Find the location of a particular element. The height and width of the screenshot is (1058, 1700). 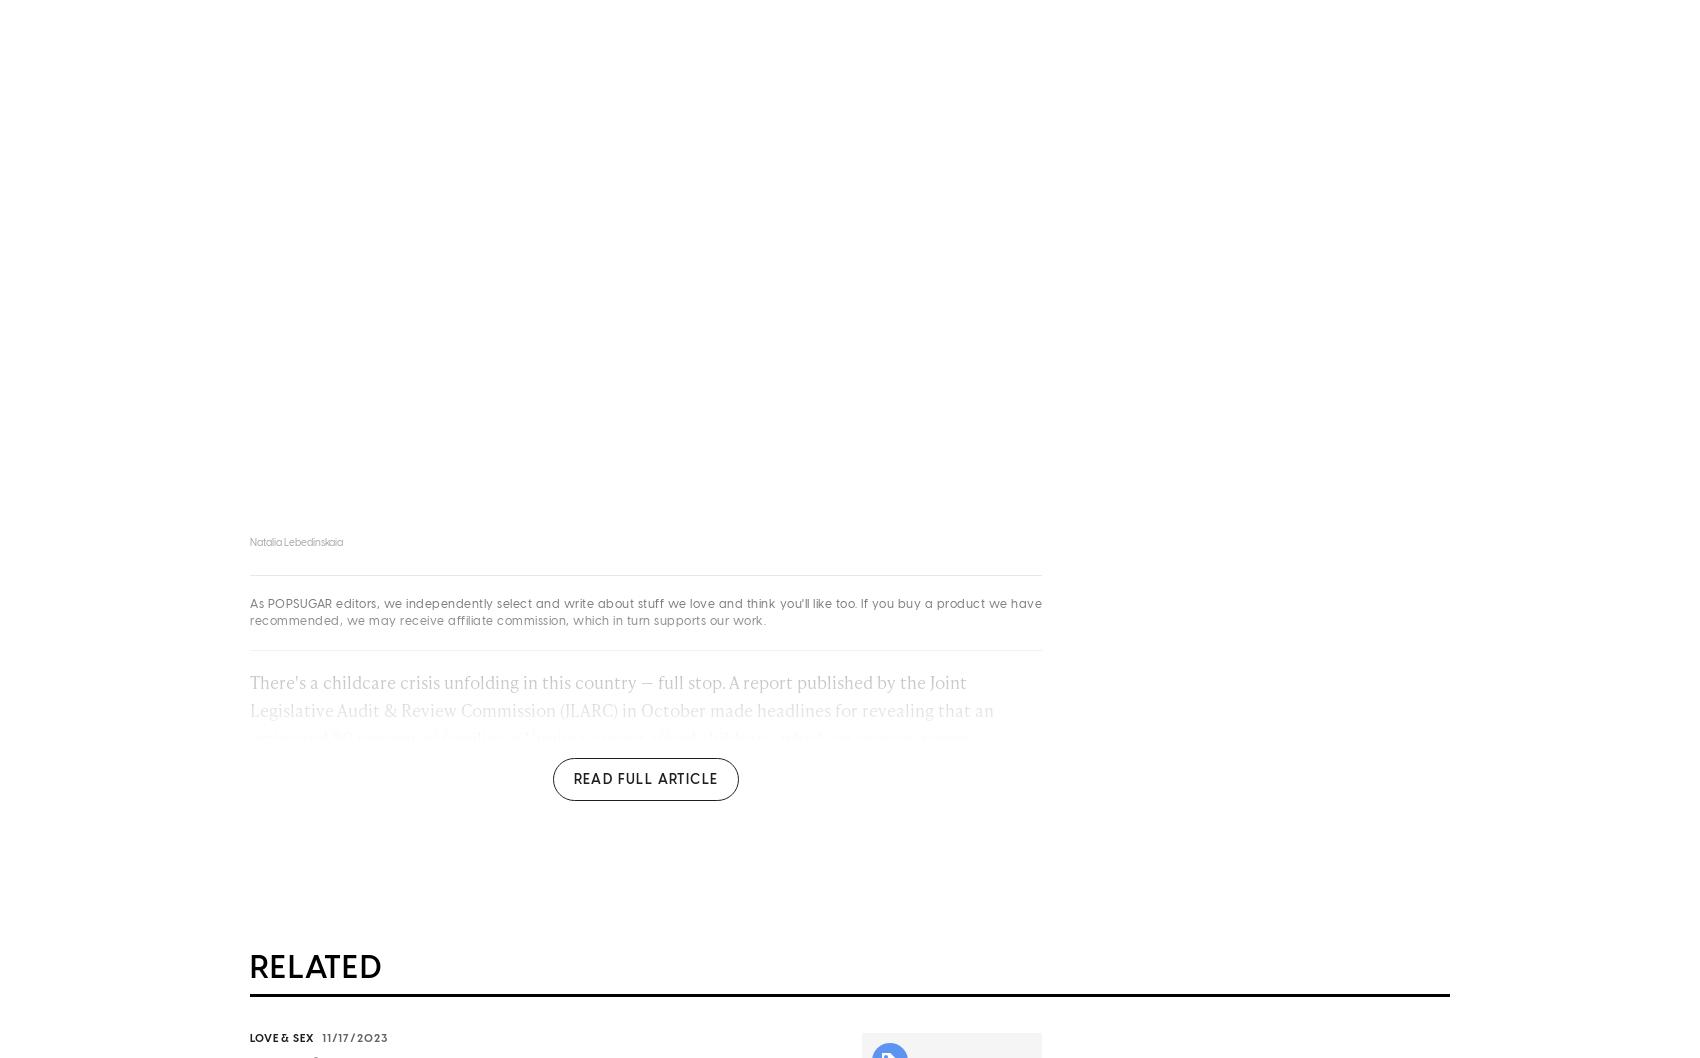

', which on average ranges between $100 and $440 per child, per week. While this study focuses on a single state, the results are a microcosm for a more significant issue sweeping the nation, one that experts unanimously underscore' is located at coordinates (646, 773).